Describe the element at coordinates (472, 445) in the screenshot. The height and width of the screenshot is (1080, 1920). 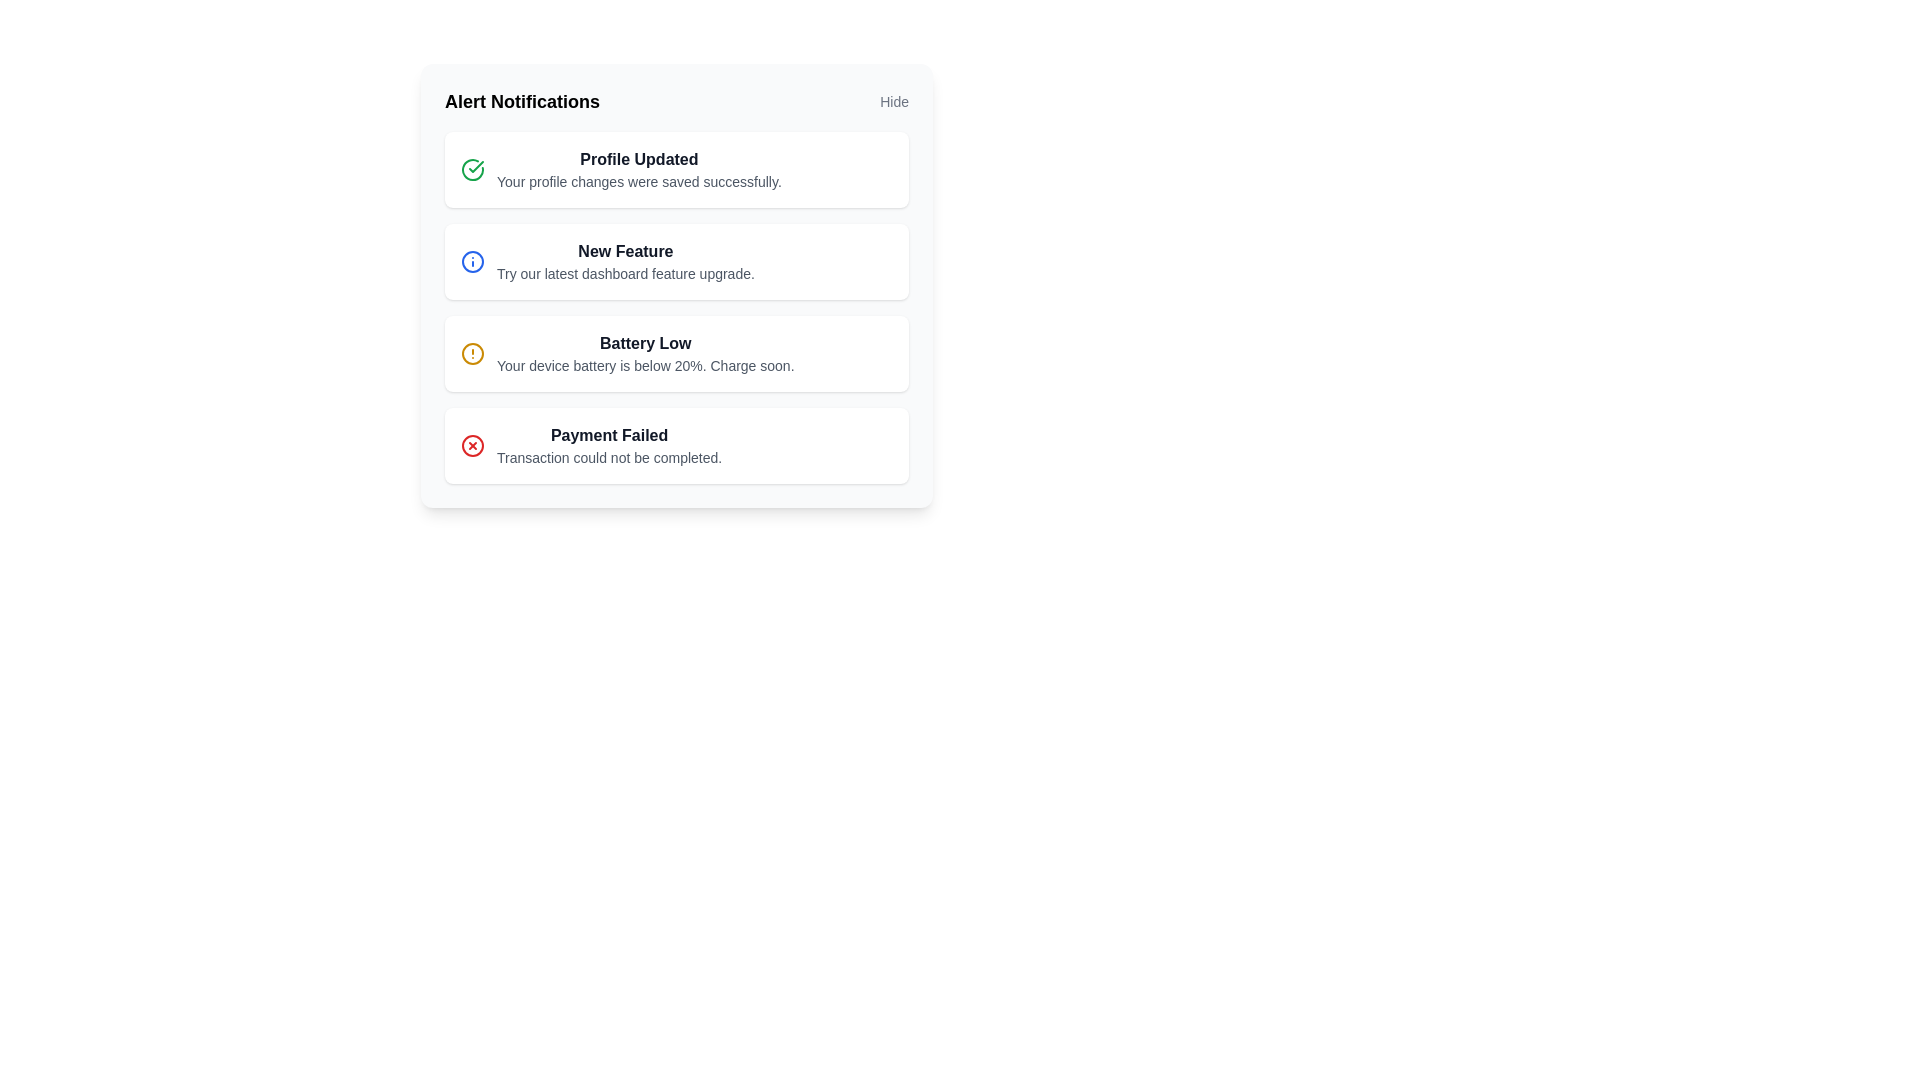
I see `the icon indicating a failed status associated with the 'Payment Failed' notification message, located in the bottommost row of the notification card group, immediately to the left of the bold text 'Payment Failed'` at that location.